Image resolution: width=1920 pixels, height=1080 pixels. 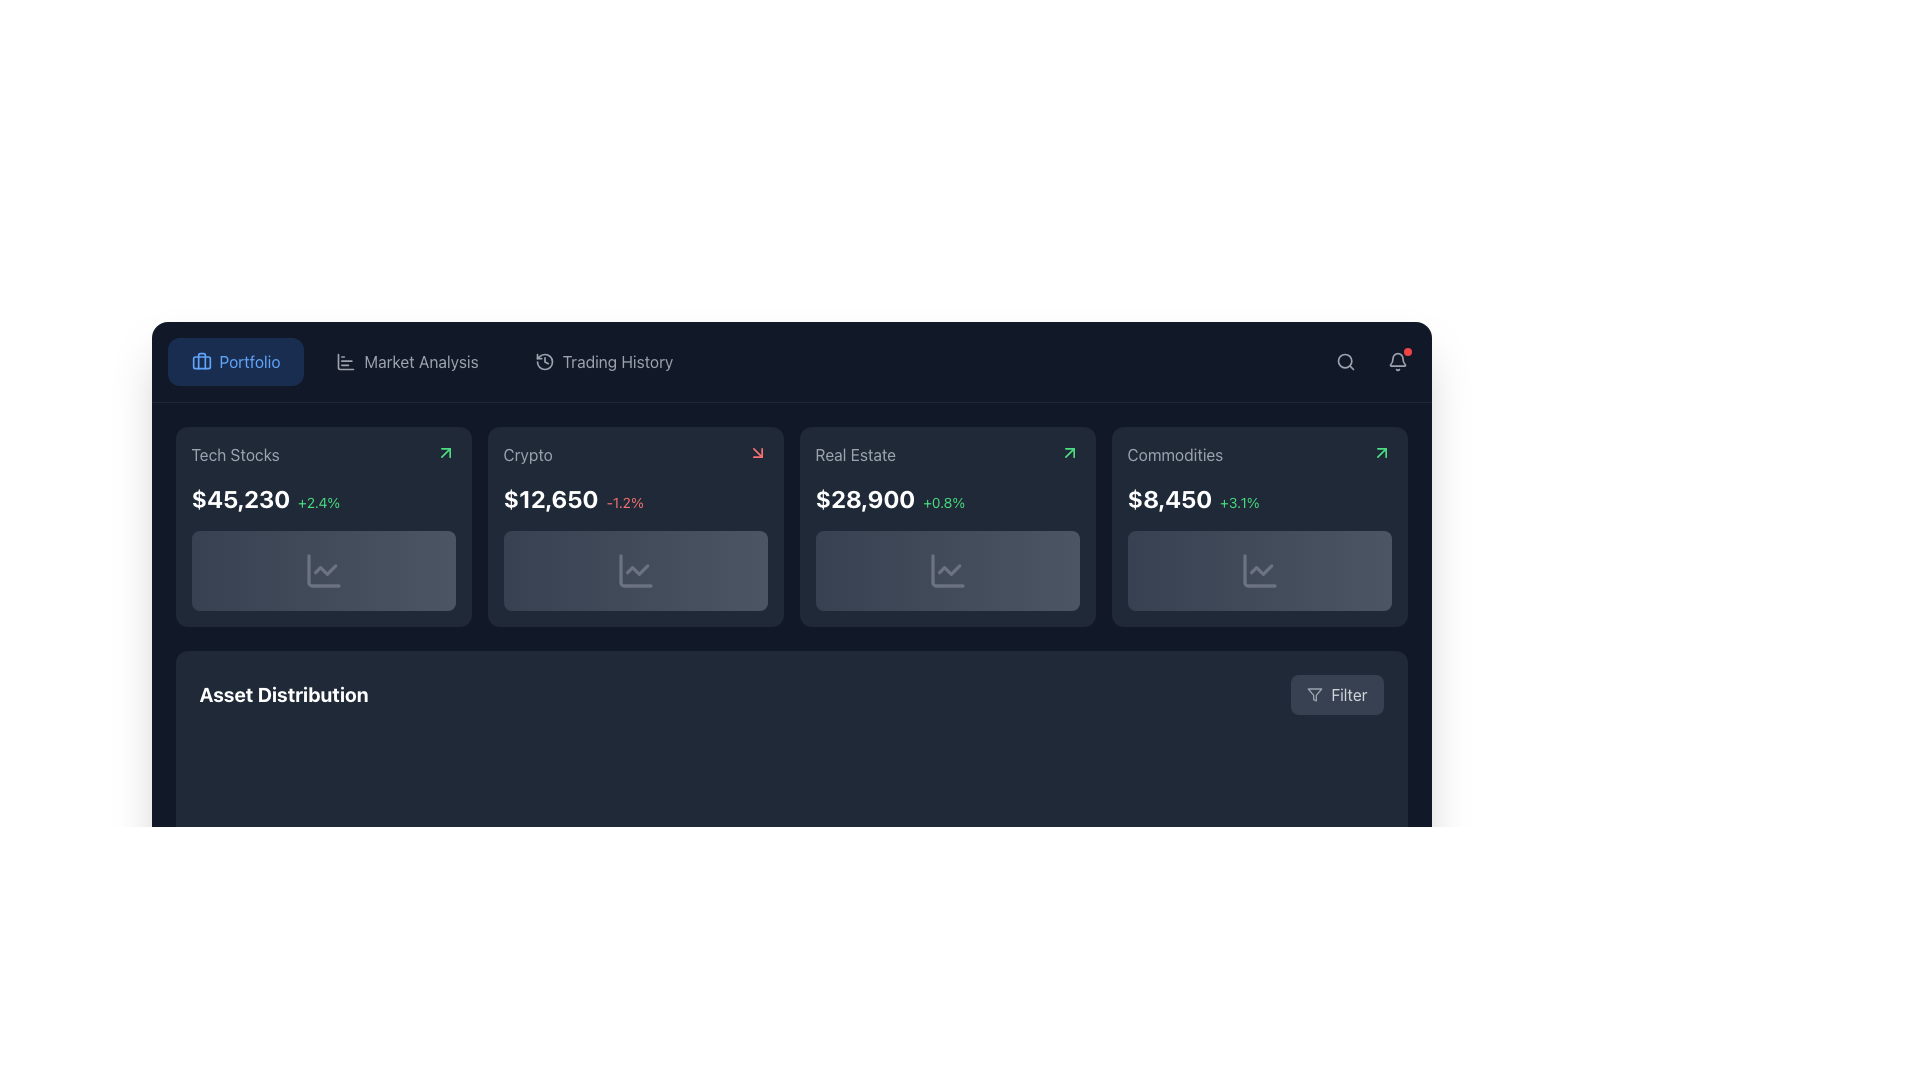 I want to click on the chart or graph icon located in the Crypto section of the dashboard, positioned beneath the '$12,650' amount and '-1.2%' percentage text, so click(x=634, y=570).